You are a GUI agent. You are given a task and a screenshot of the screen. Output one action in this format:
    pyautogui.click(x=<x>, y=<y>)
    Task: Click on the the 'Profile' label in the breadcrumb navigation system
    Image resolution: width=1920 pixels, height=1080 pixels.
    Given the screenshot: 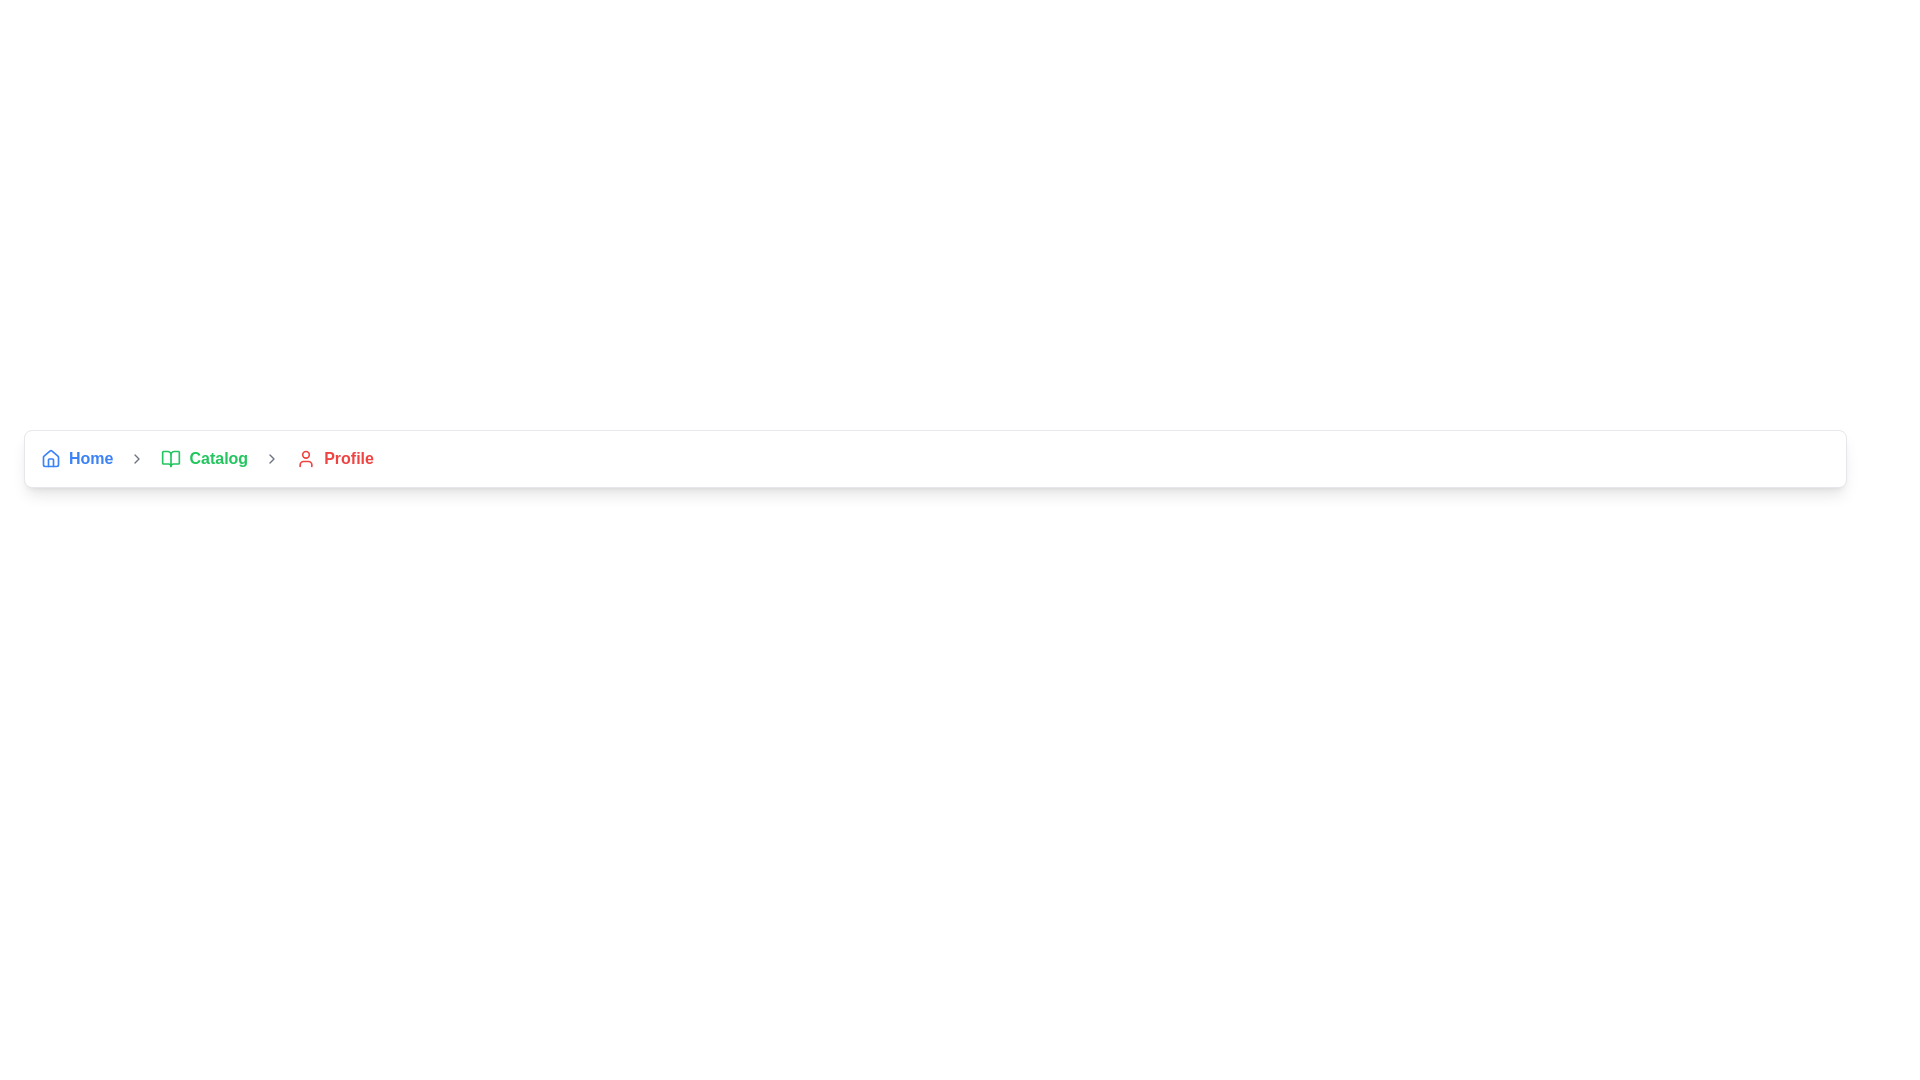 What is the action you would take?
    pyautogui.click(x=349, y=459)
    